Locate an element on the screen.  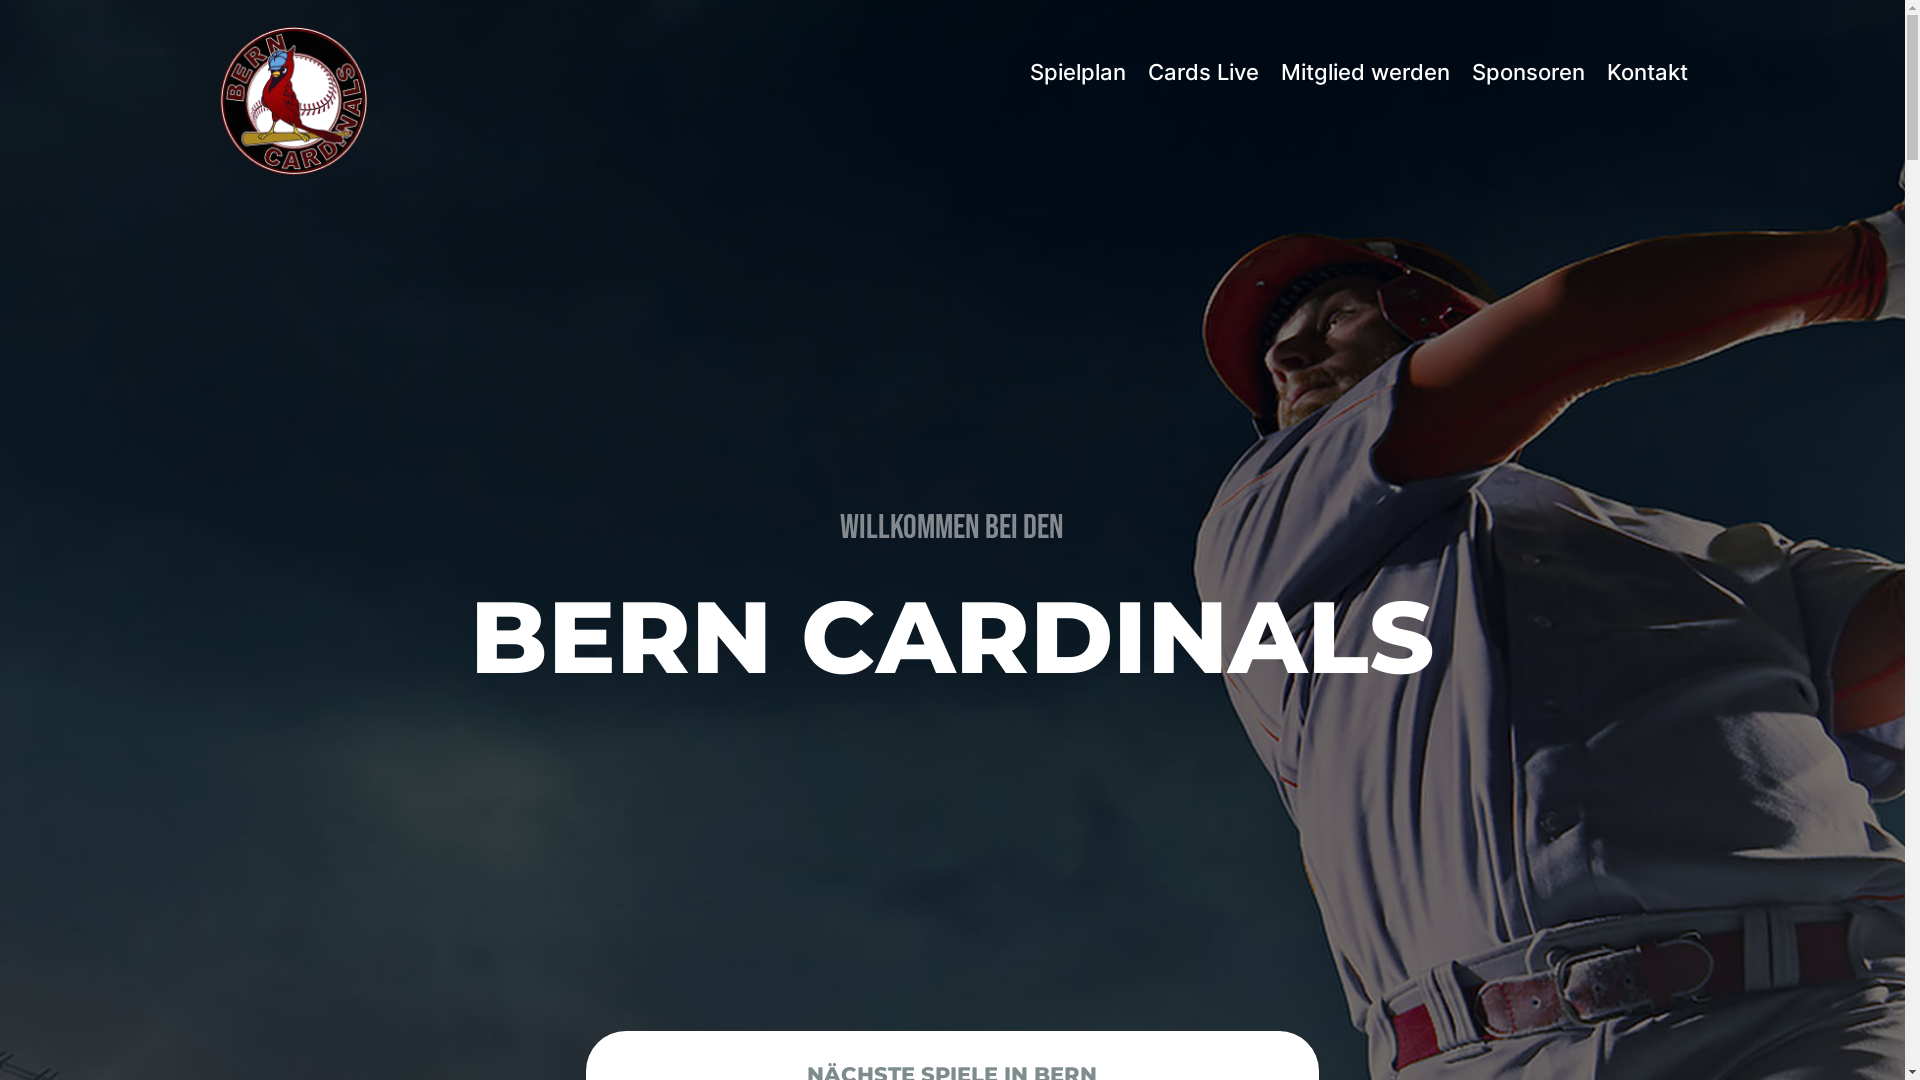
'Kontakt' is located at coordinates (1647, 71).